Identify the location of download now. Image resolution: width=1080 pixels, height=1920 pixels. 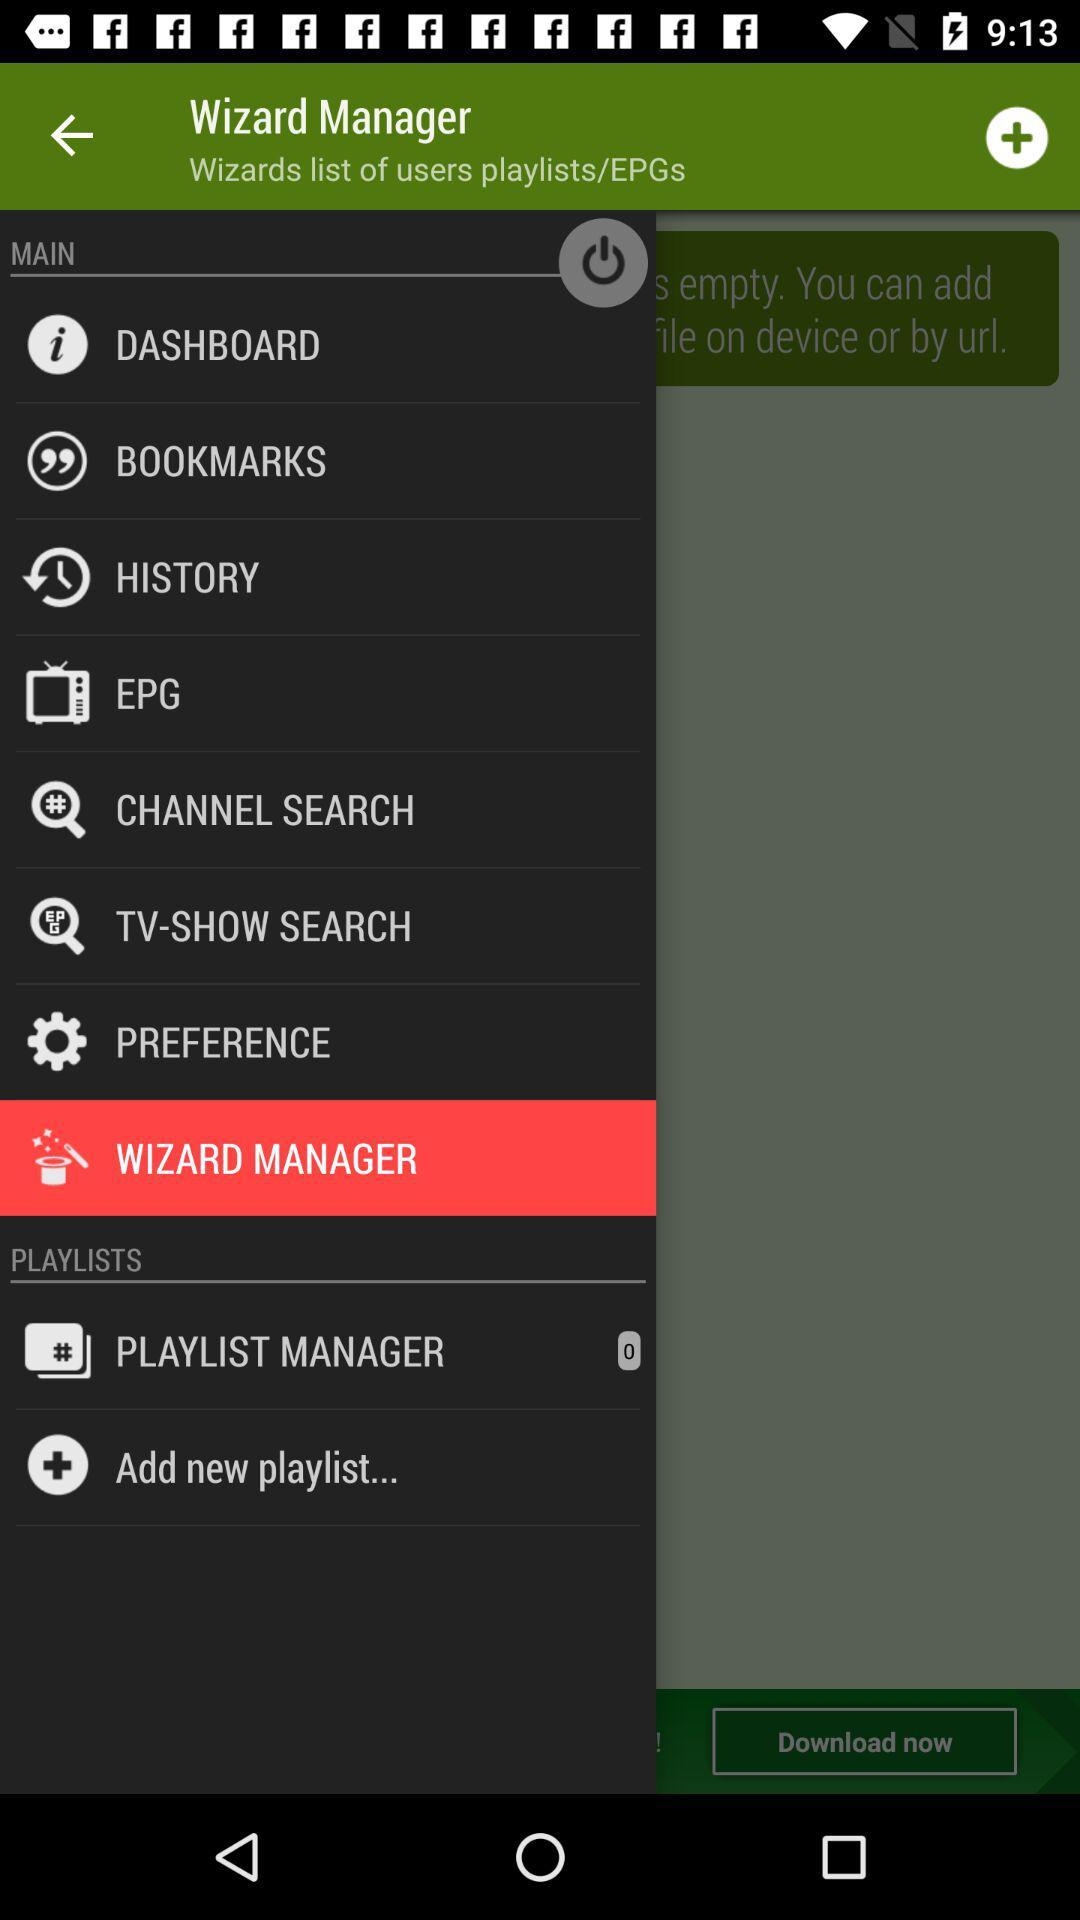
(863, 1741).